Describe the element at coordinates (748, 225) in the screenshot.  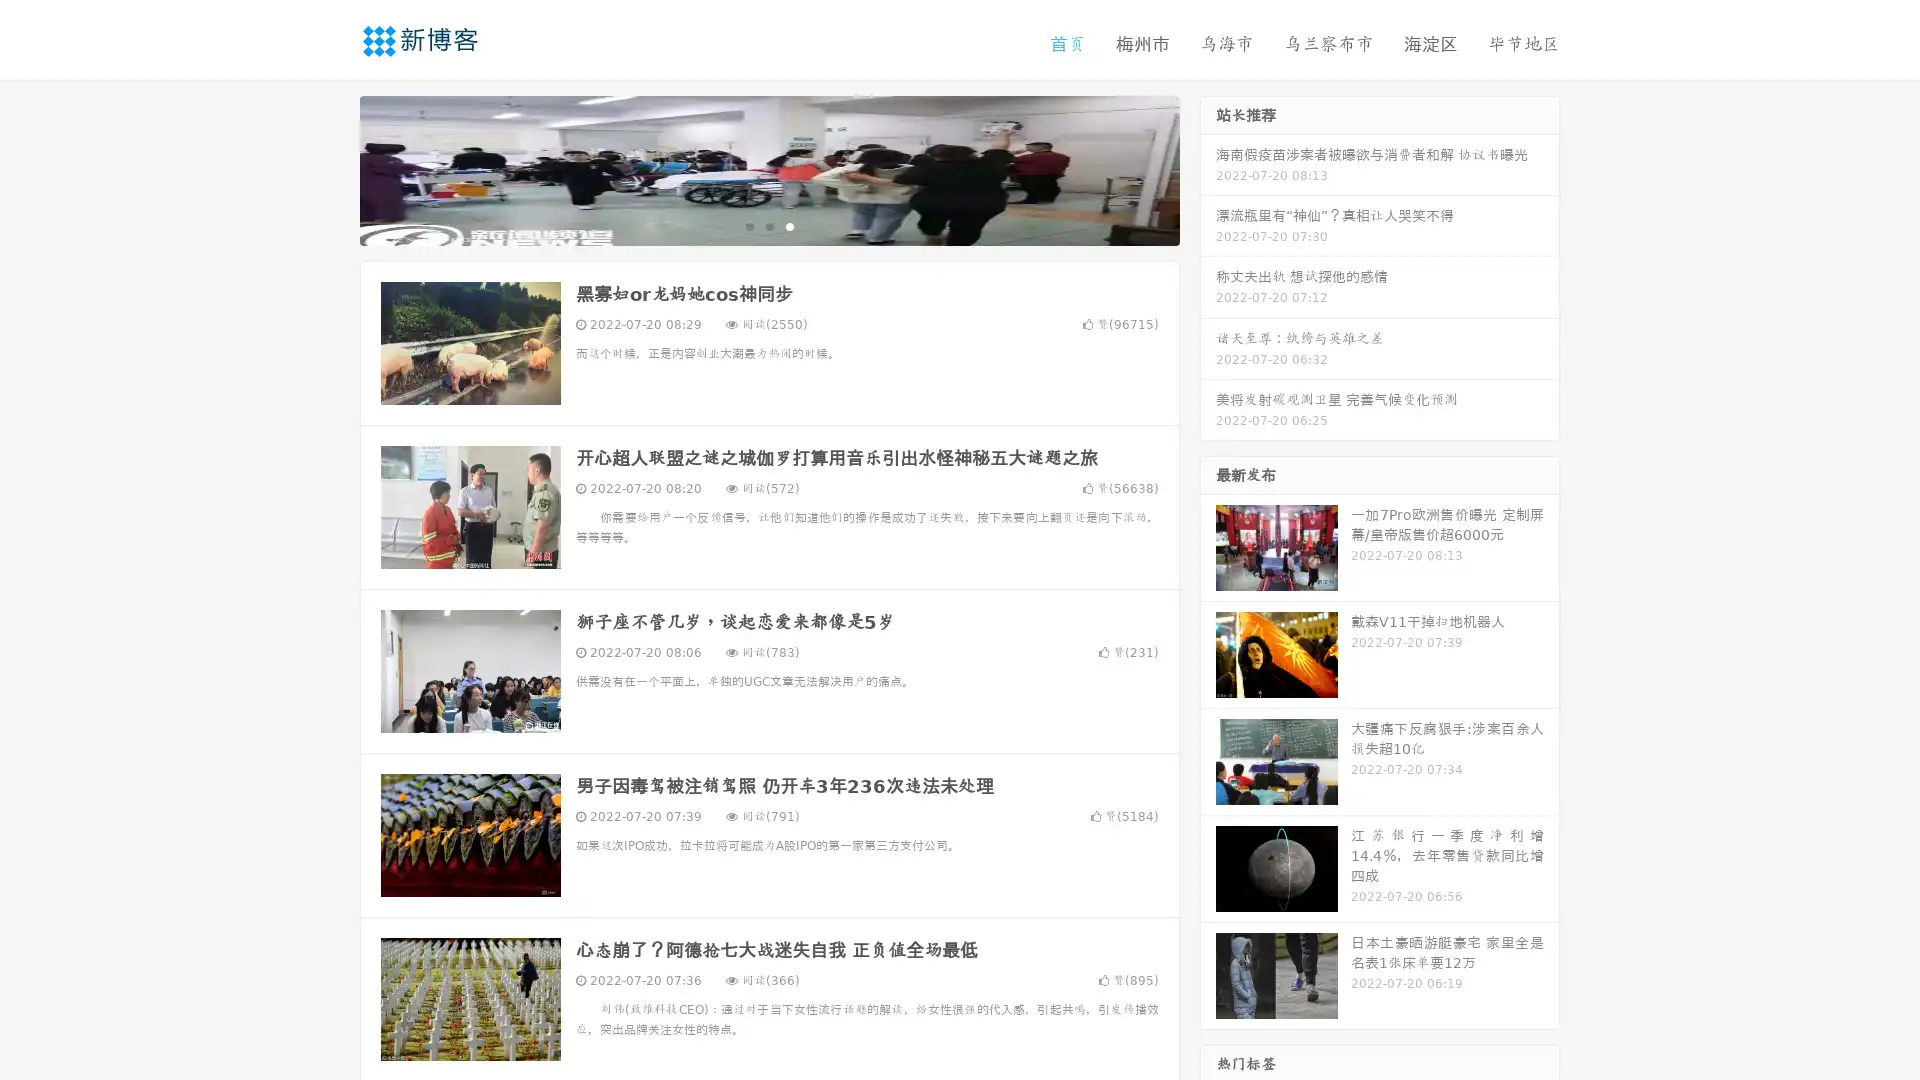
I see `Go to slide 1` at that location.